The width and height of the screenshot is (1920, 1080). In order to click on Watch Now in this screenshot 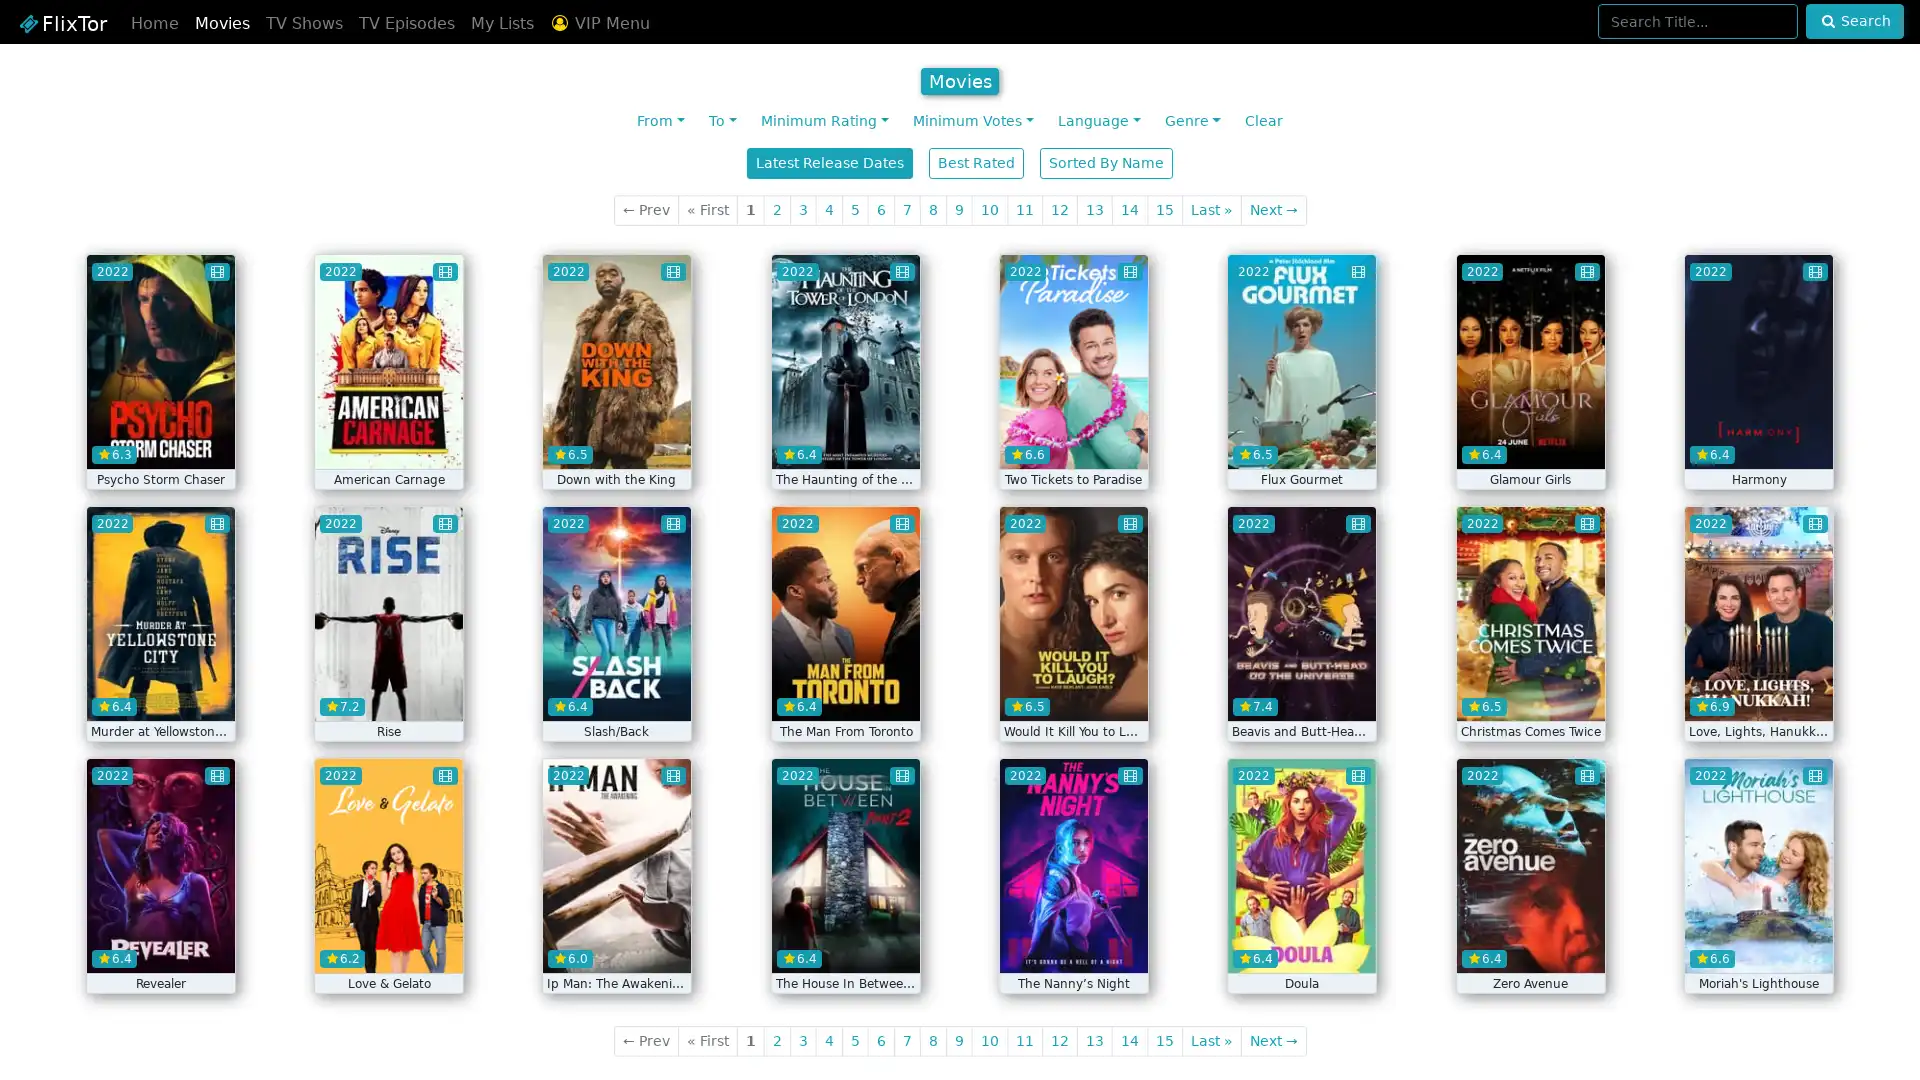, I will do `click(1301, 438)`.